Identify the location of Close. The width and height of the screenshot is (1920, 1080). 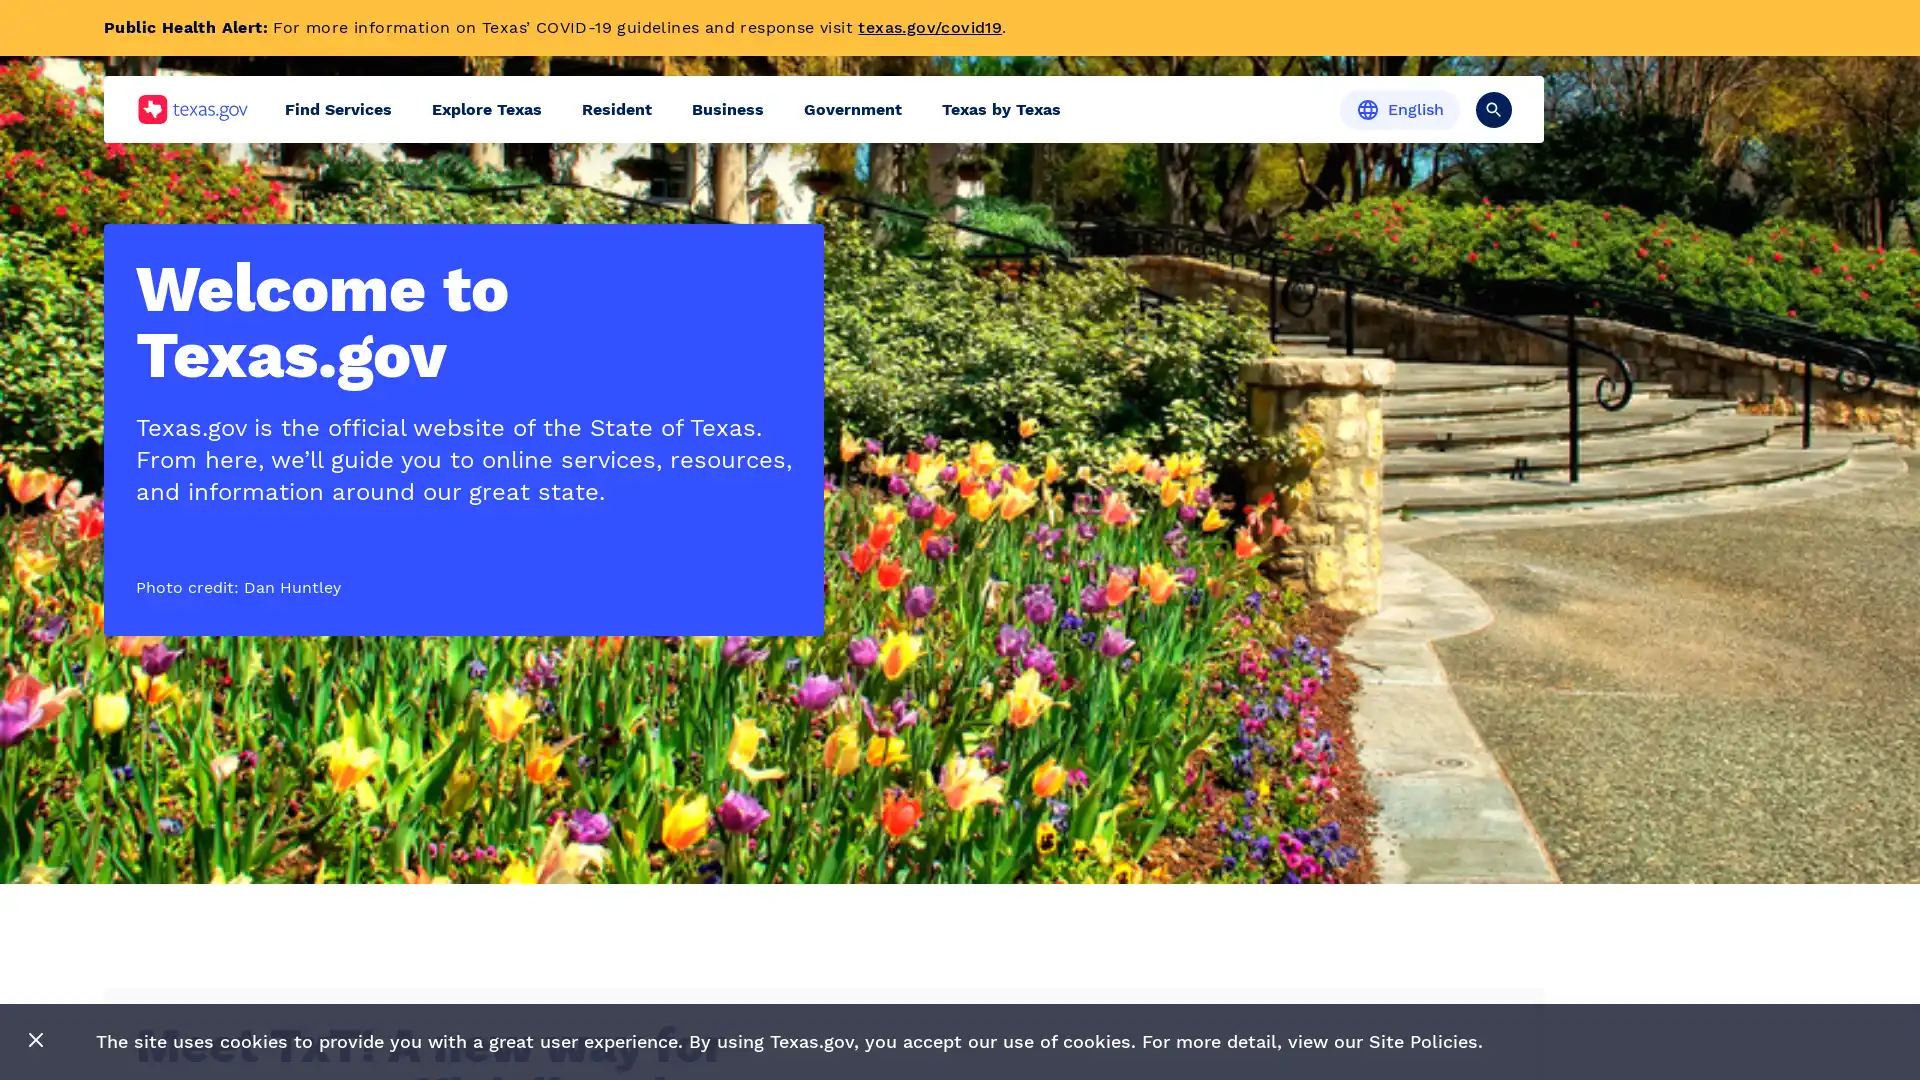
(36, 1040).